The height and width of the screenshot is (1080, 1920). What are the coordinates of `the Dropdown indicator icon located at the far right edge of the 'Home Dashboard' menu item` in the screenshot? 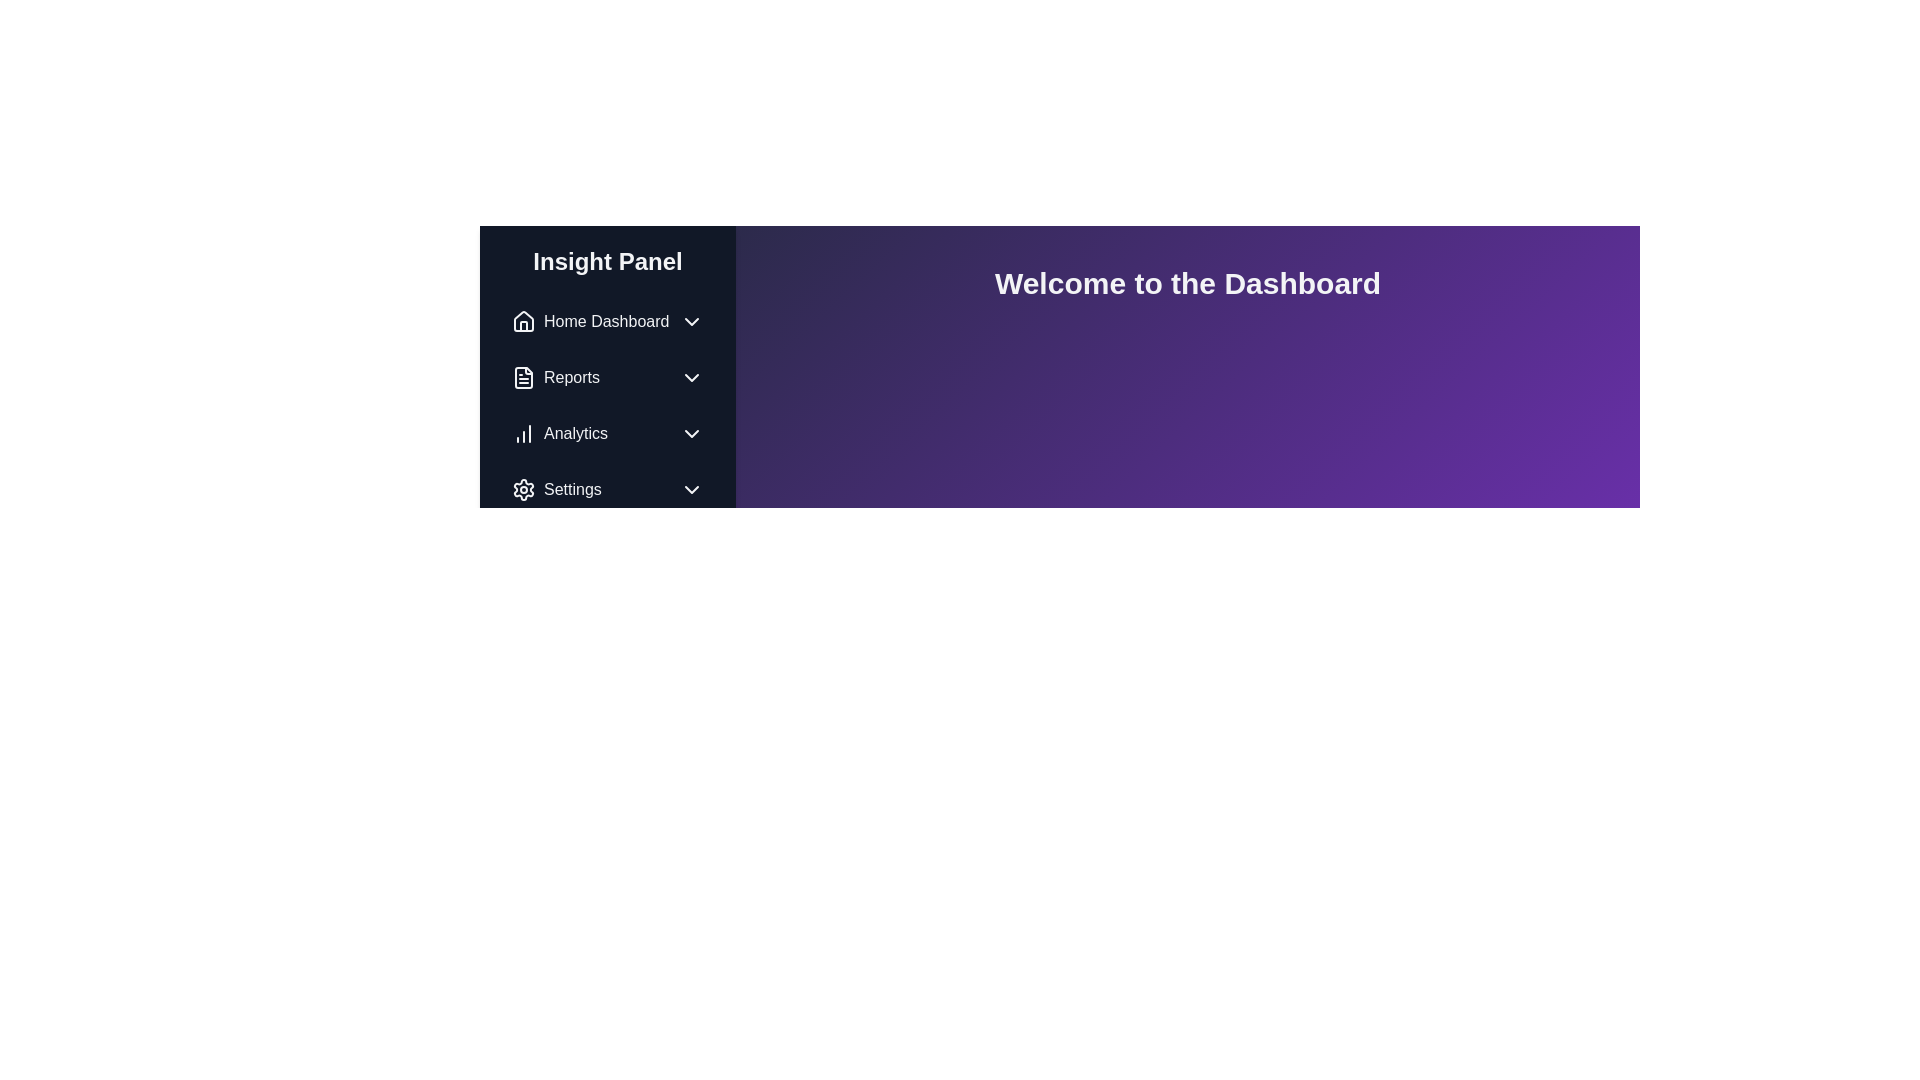 It's located at (691, 320).